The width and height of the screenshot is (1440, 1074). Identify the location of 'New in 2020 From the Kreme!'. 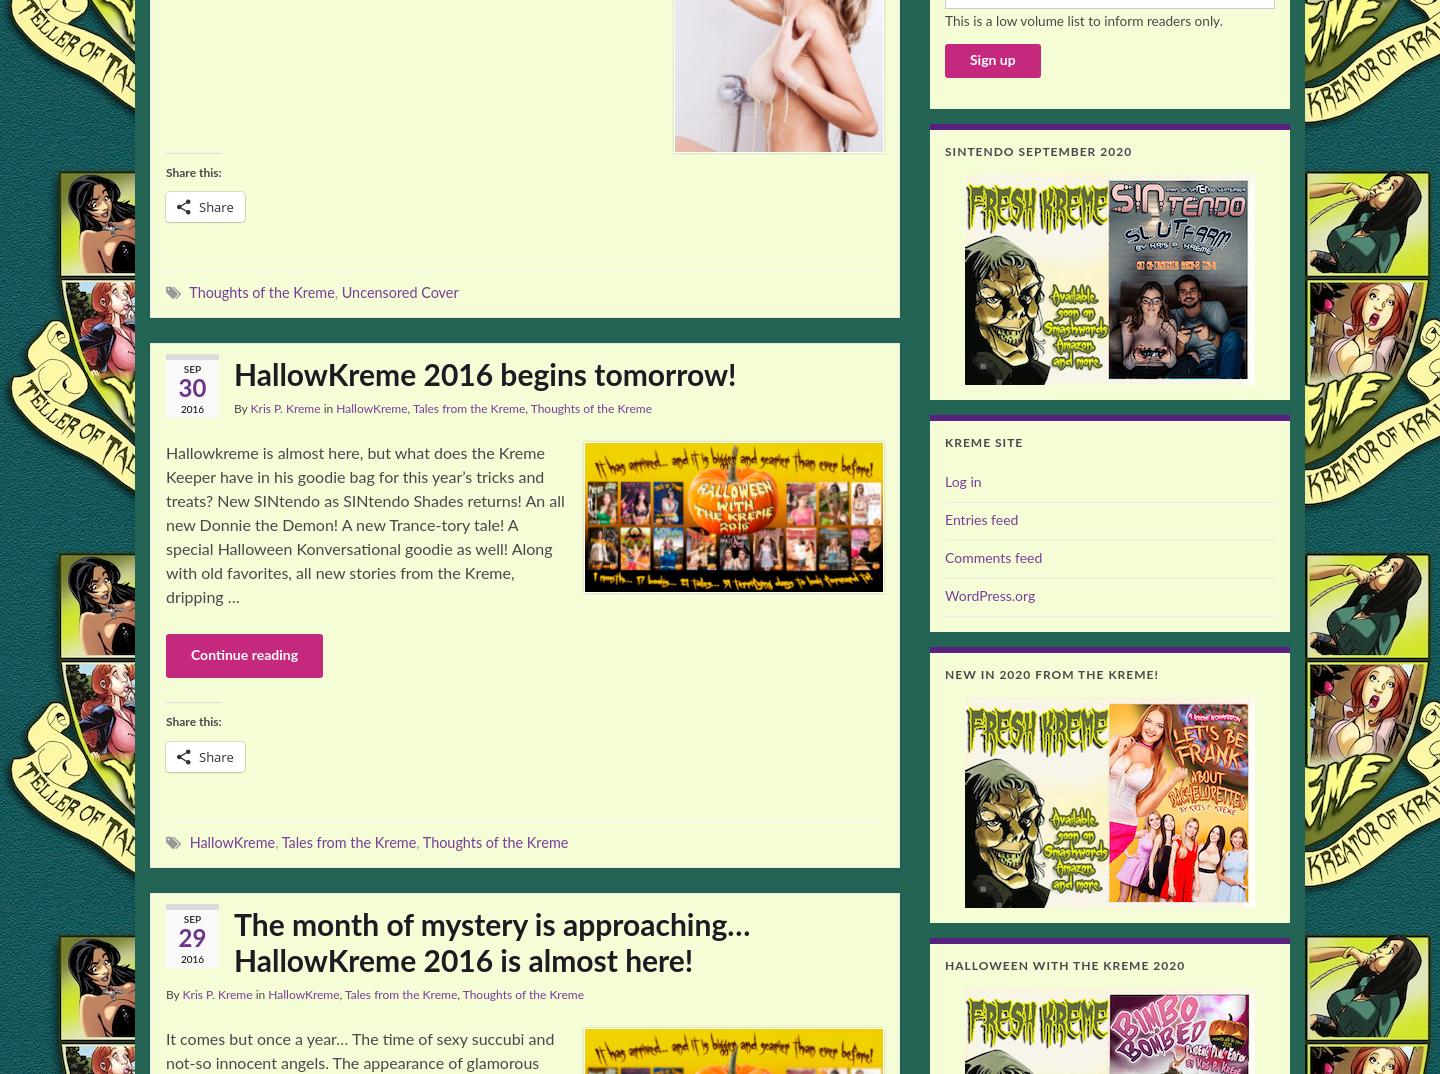
(1051, 674).